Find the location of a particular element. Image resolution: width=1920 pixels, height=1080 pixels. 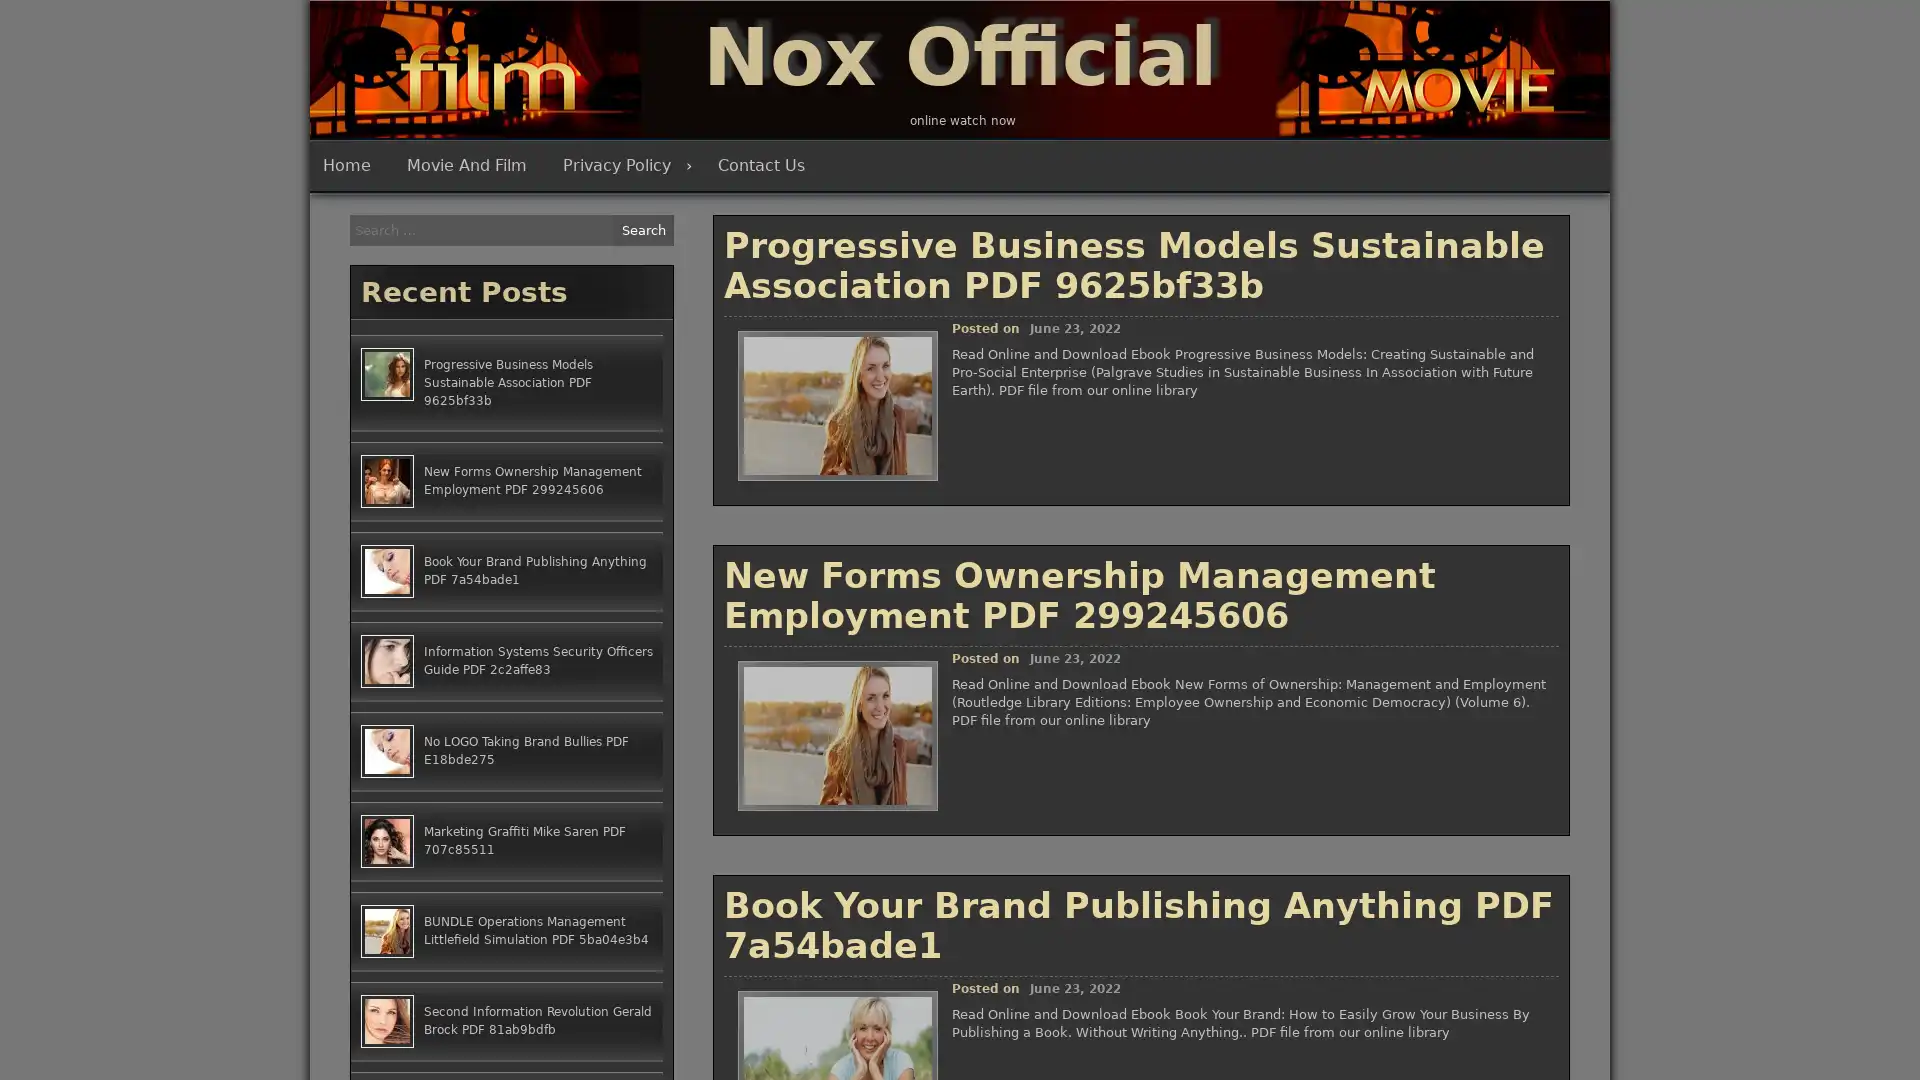

Search is located at coordinates (643, 229).